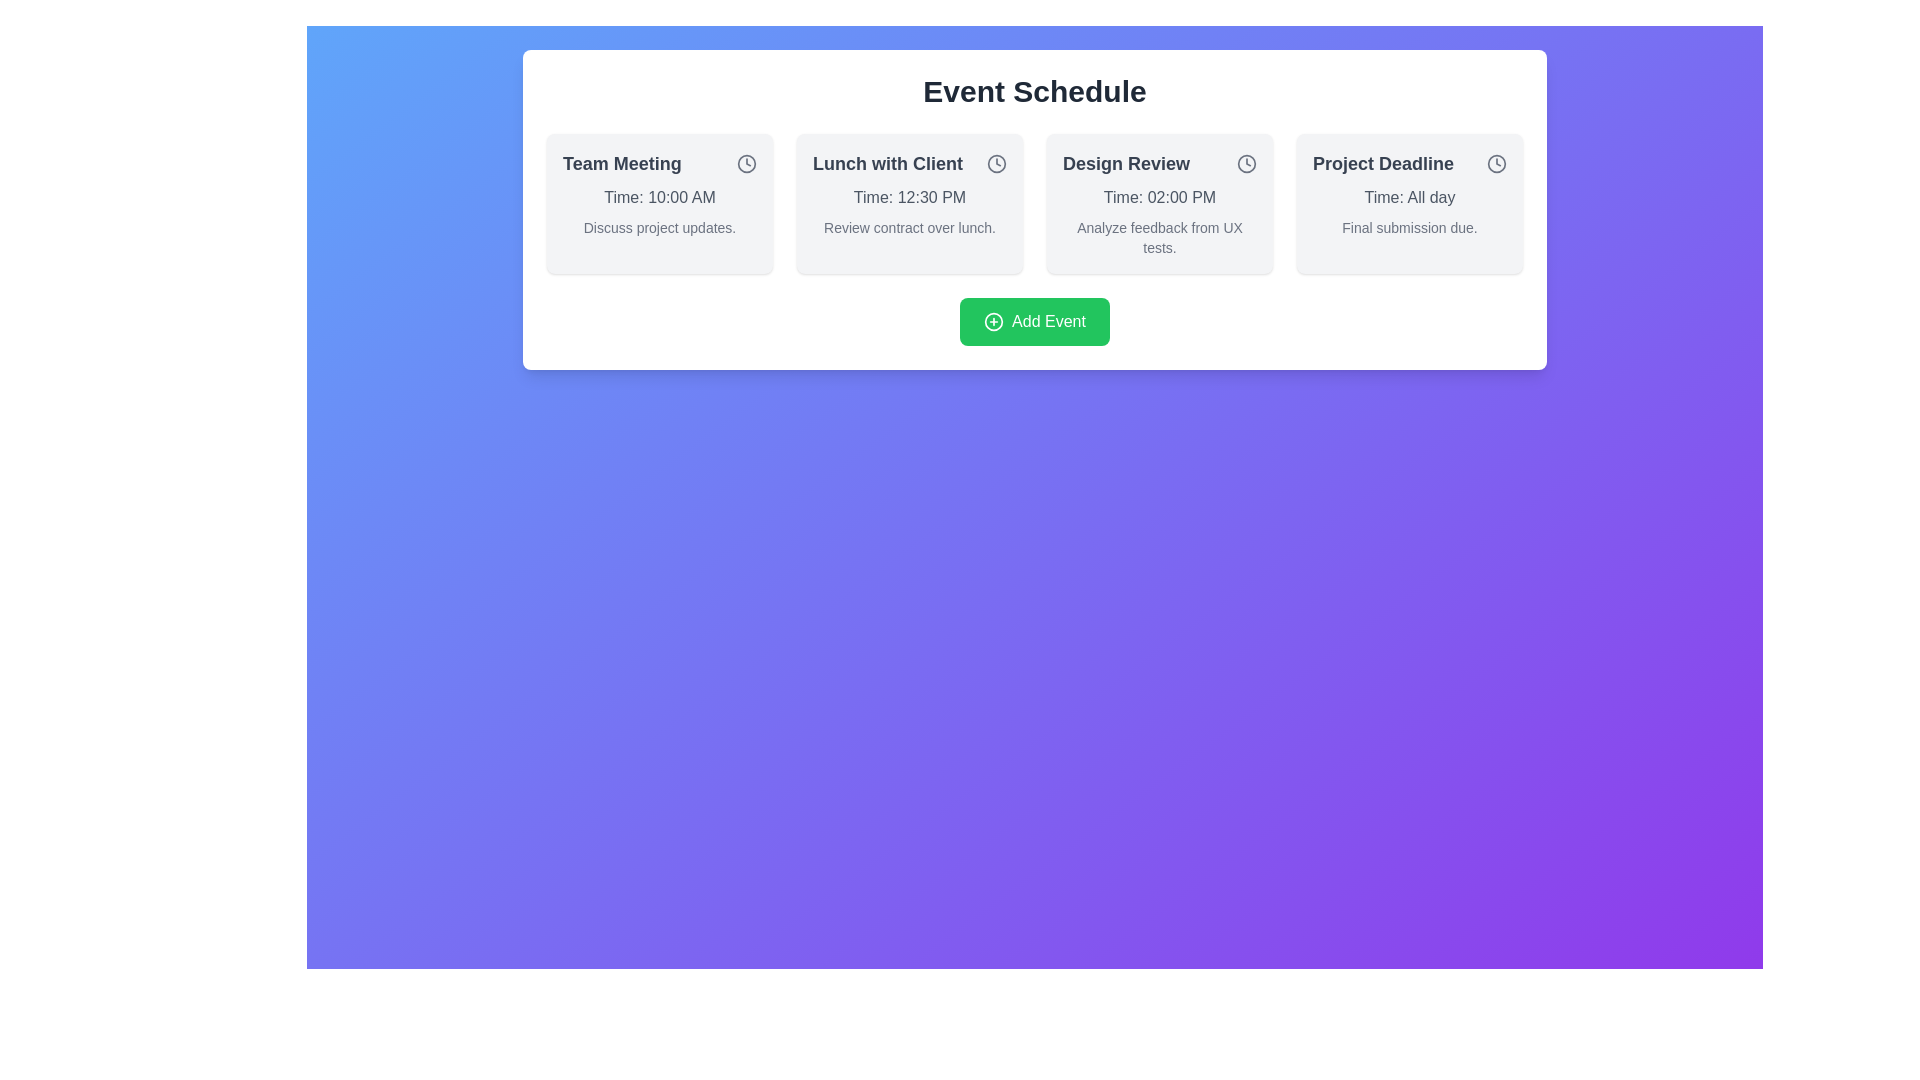  What do you see at coordinates (887, 163) in the screenshot?
I see `the text label (header) that serves as the title for the second event card from the left, located at the top of the card` at bounding box center [887, 163].